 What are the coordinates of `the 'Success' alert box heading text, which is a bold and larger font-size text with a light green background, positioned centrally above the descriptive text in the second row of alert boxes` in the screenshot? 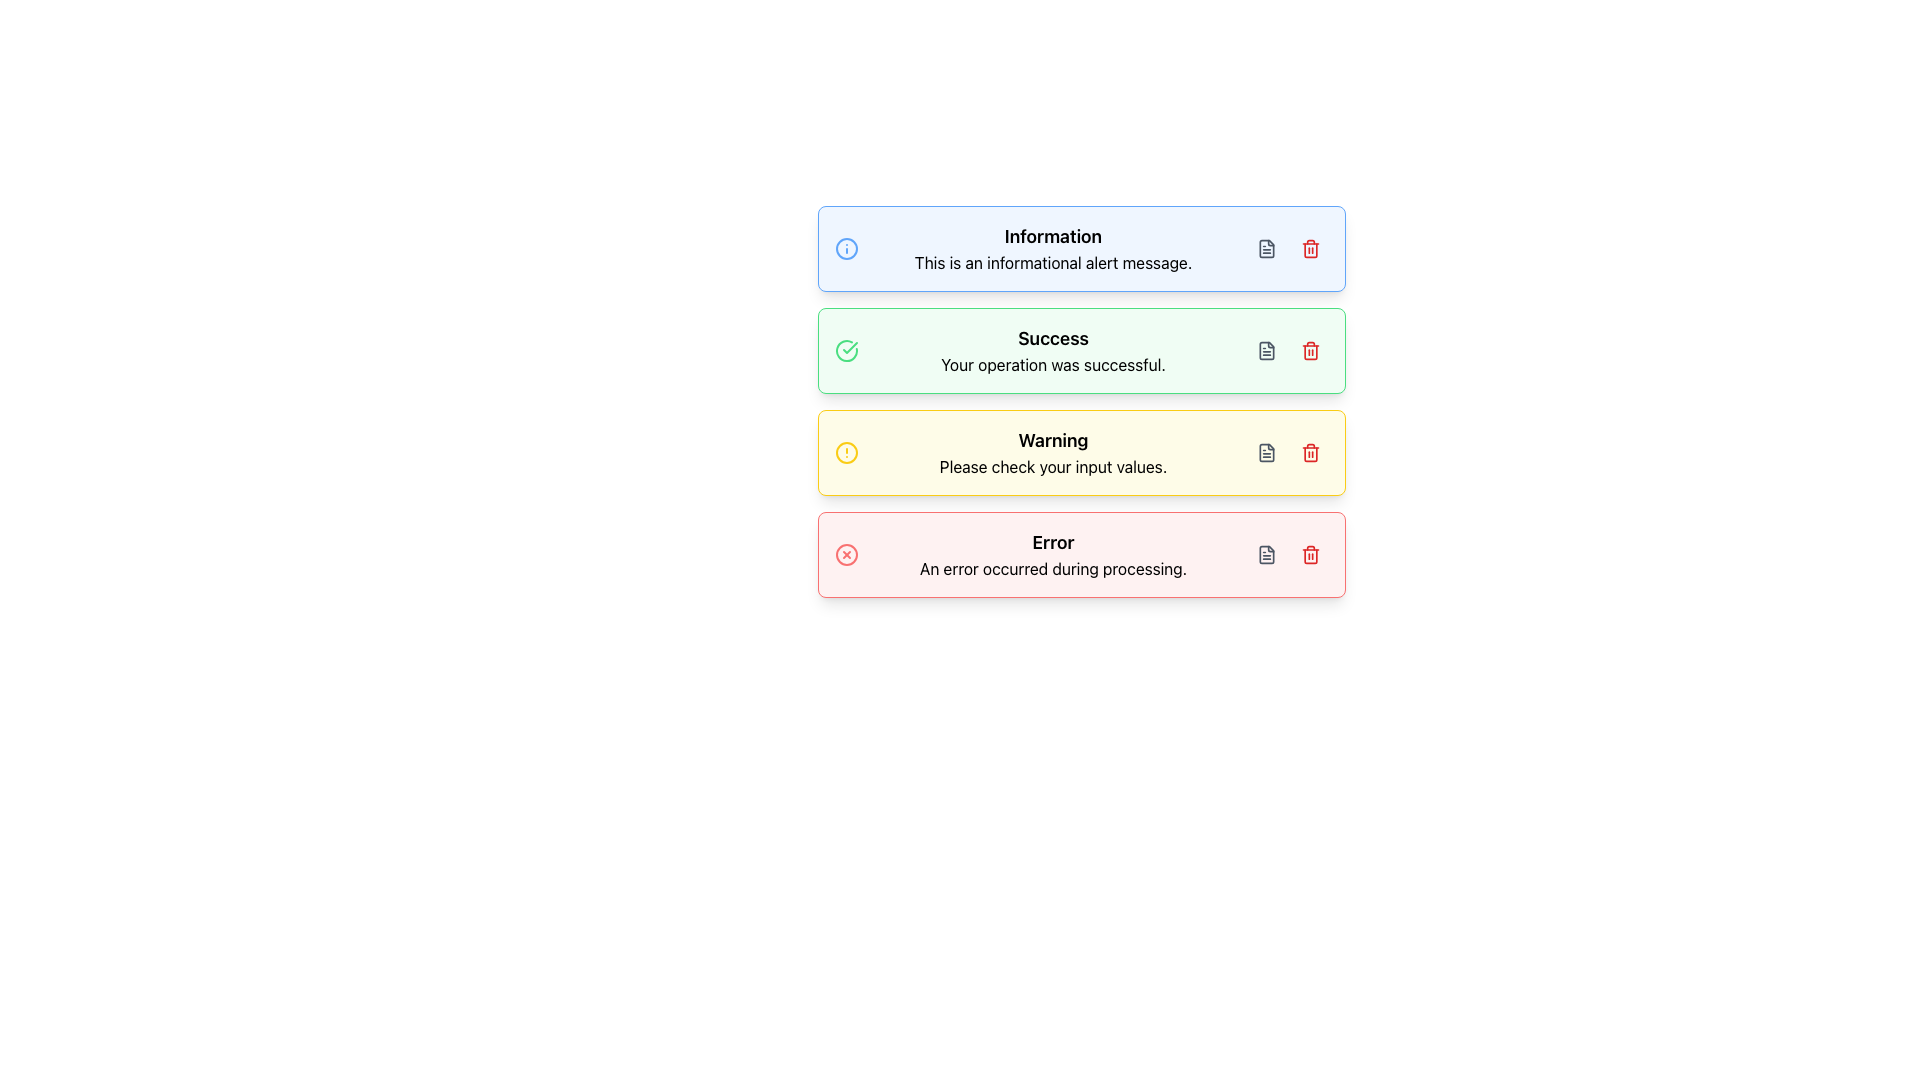 It's located at (1052, 338).